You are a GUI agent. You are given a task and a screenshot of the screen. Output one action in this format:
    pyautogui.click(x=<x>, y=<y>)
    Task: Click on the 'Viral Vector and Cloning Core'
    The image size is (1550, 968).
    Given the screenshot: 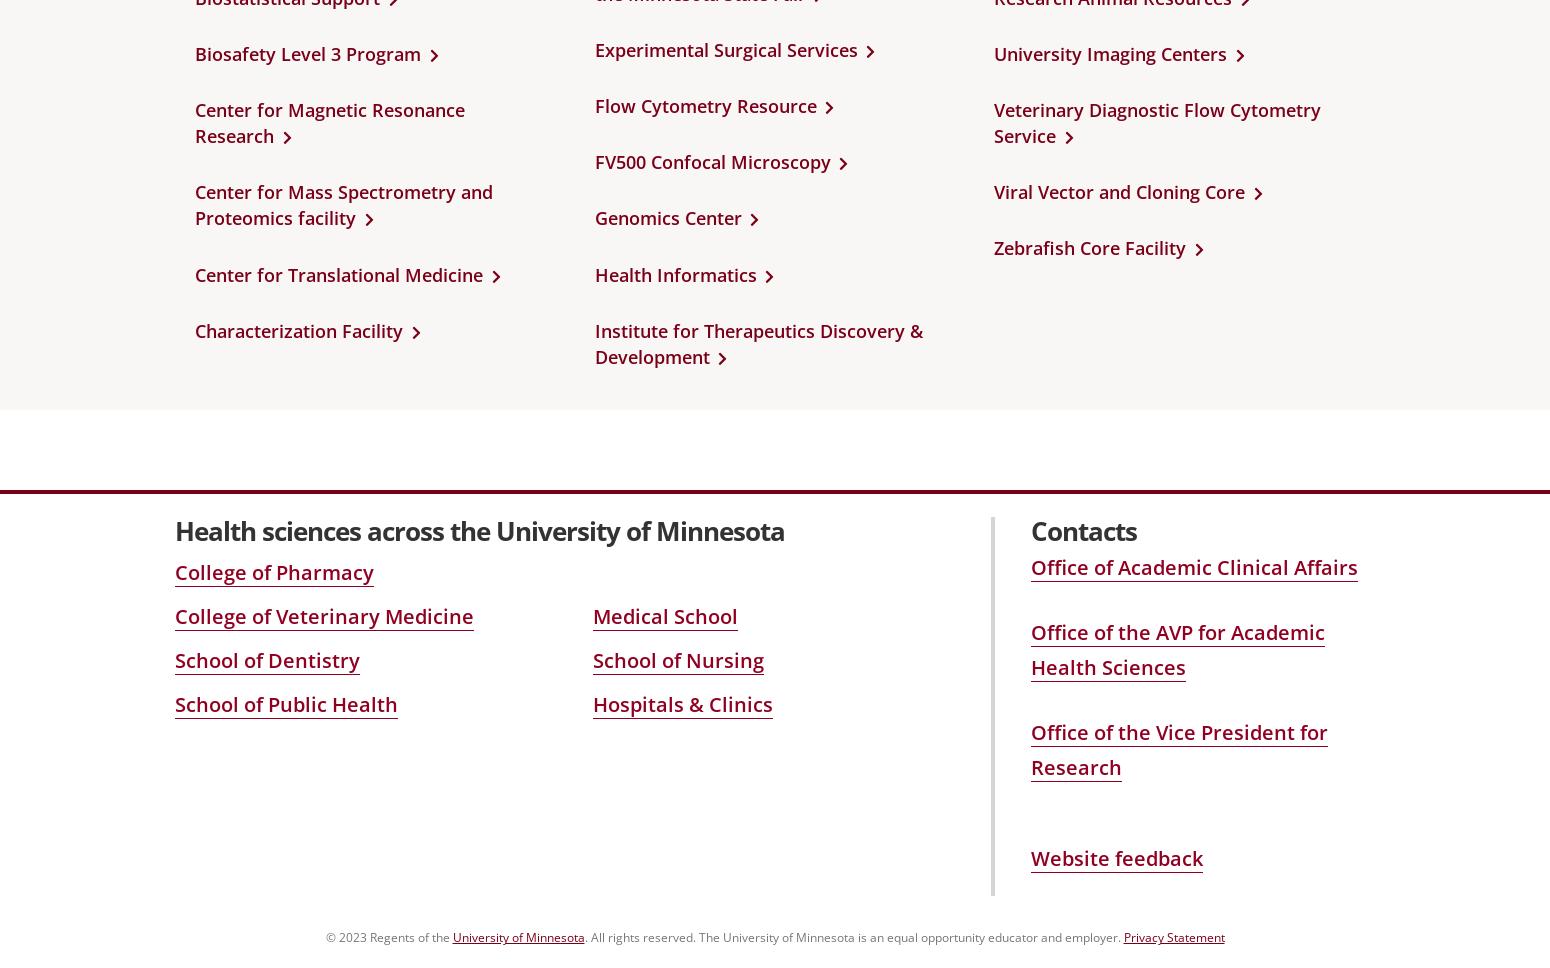 What is the action you would take?
    pyautogui.click(x=1118, y=191)
    